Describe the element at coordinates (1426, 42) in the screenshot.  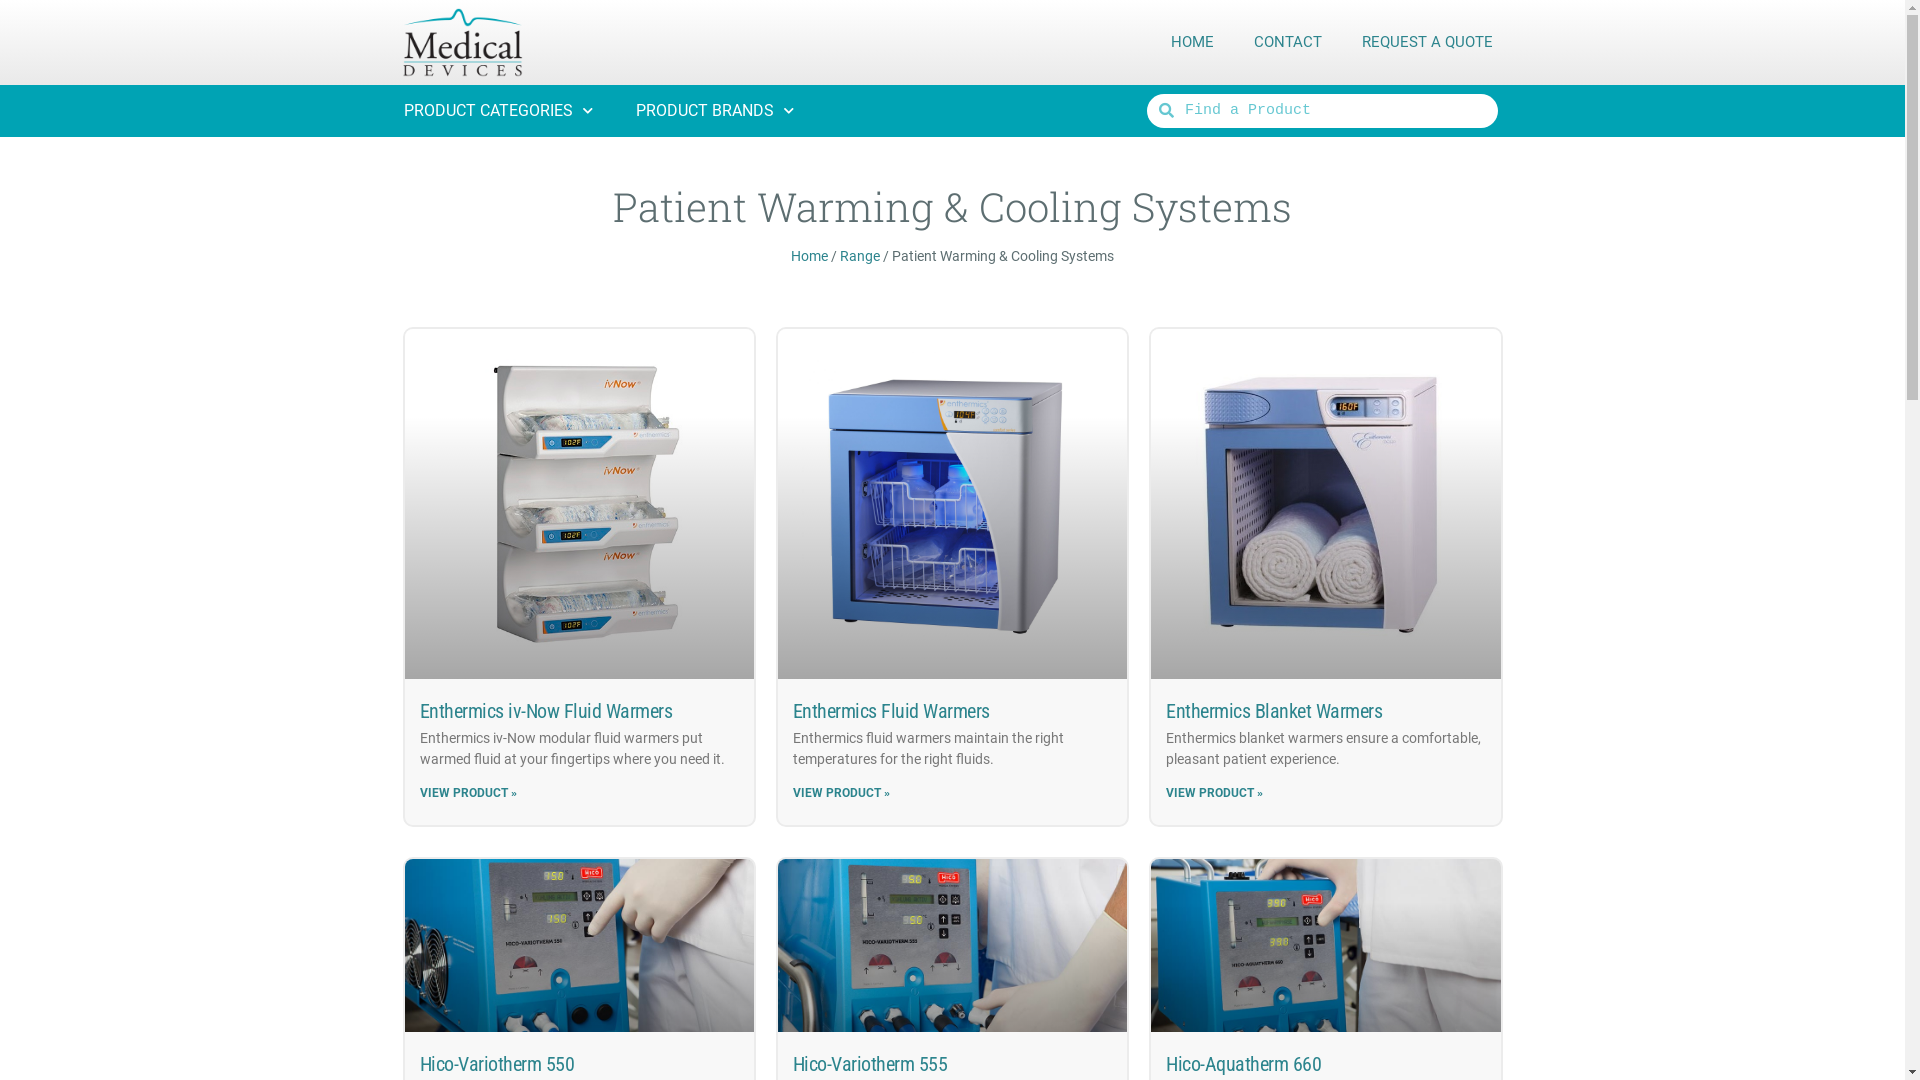
I see `'REQUEST A QUOTE'` at that location.